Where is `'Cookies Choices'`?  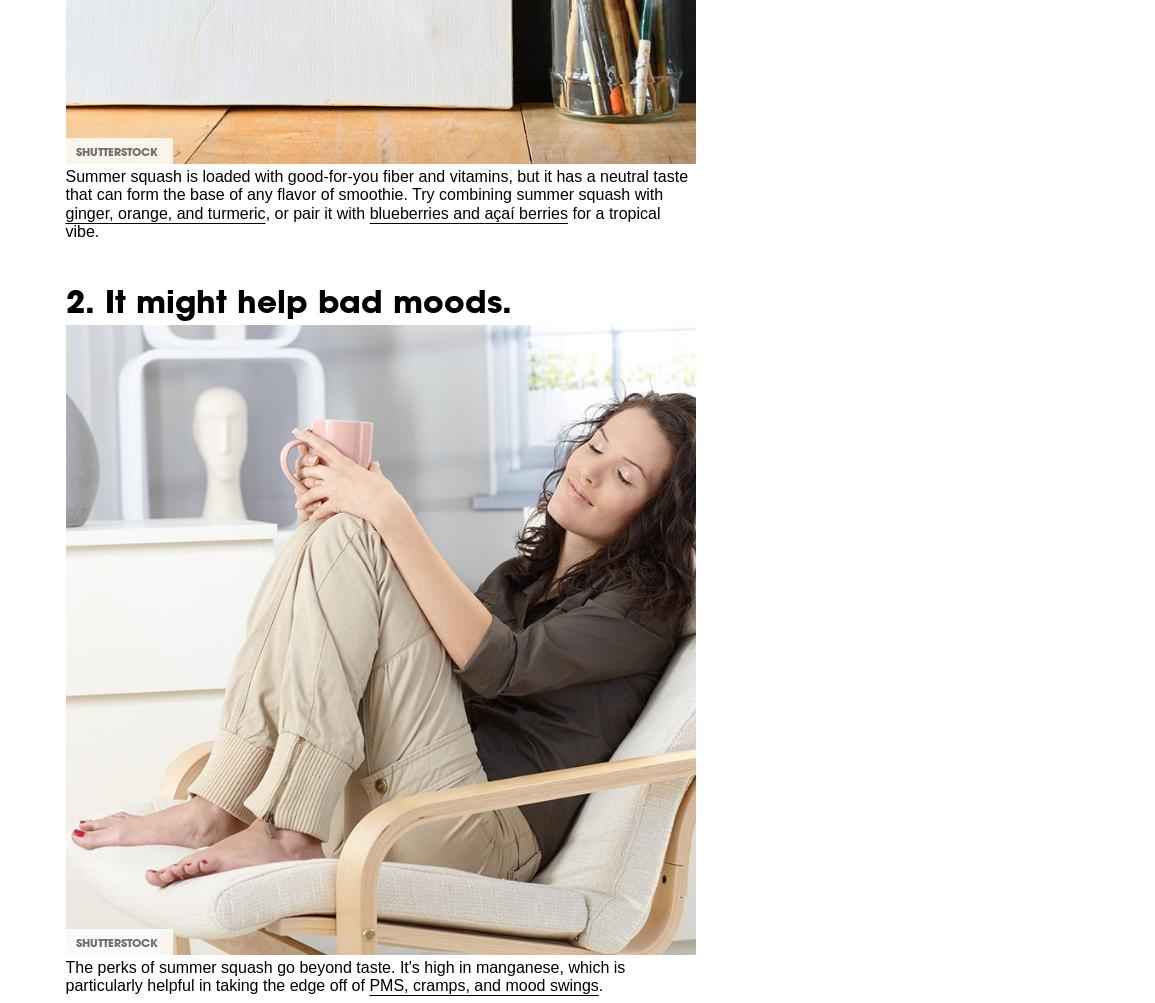 'Cookies Choices' is located at coordinates (108, 384).